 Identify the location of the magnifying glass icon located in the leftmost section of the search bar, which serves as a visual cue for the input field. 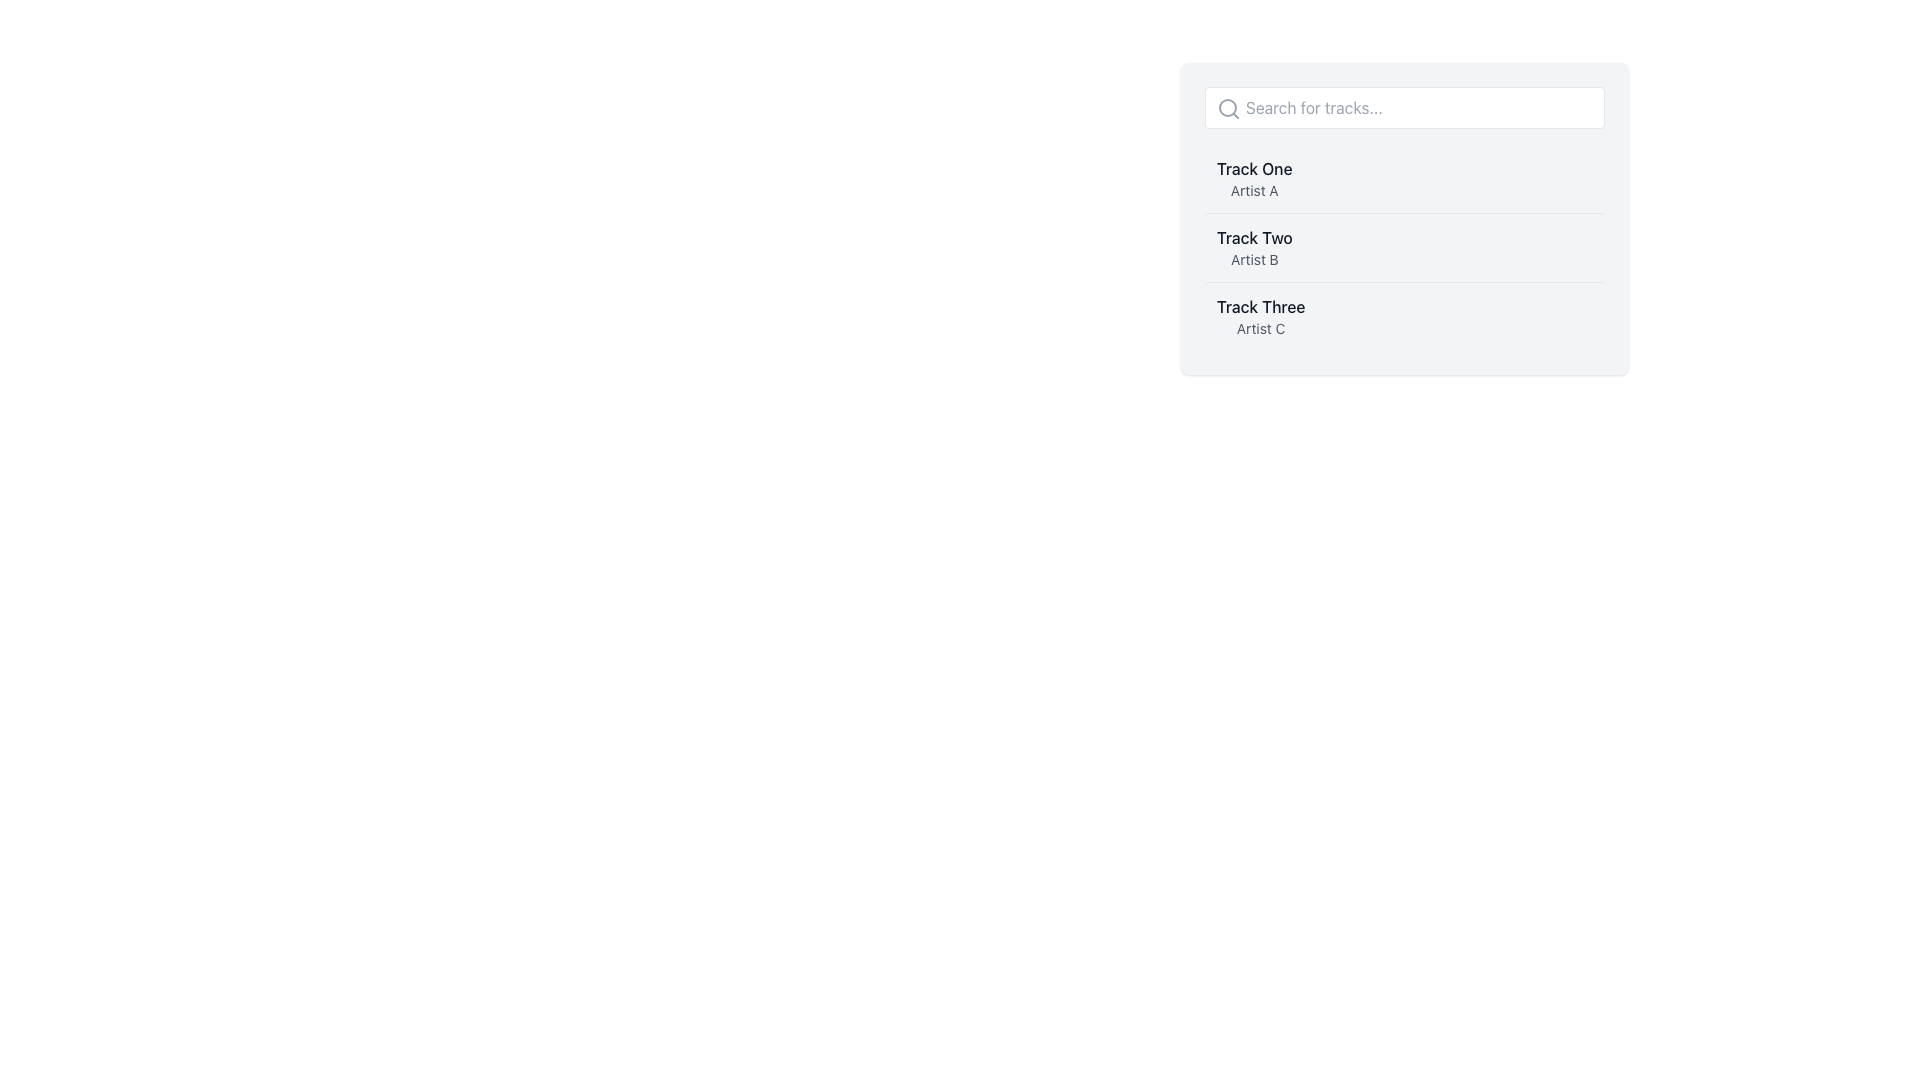
(1227, 108).